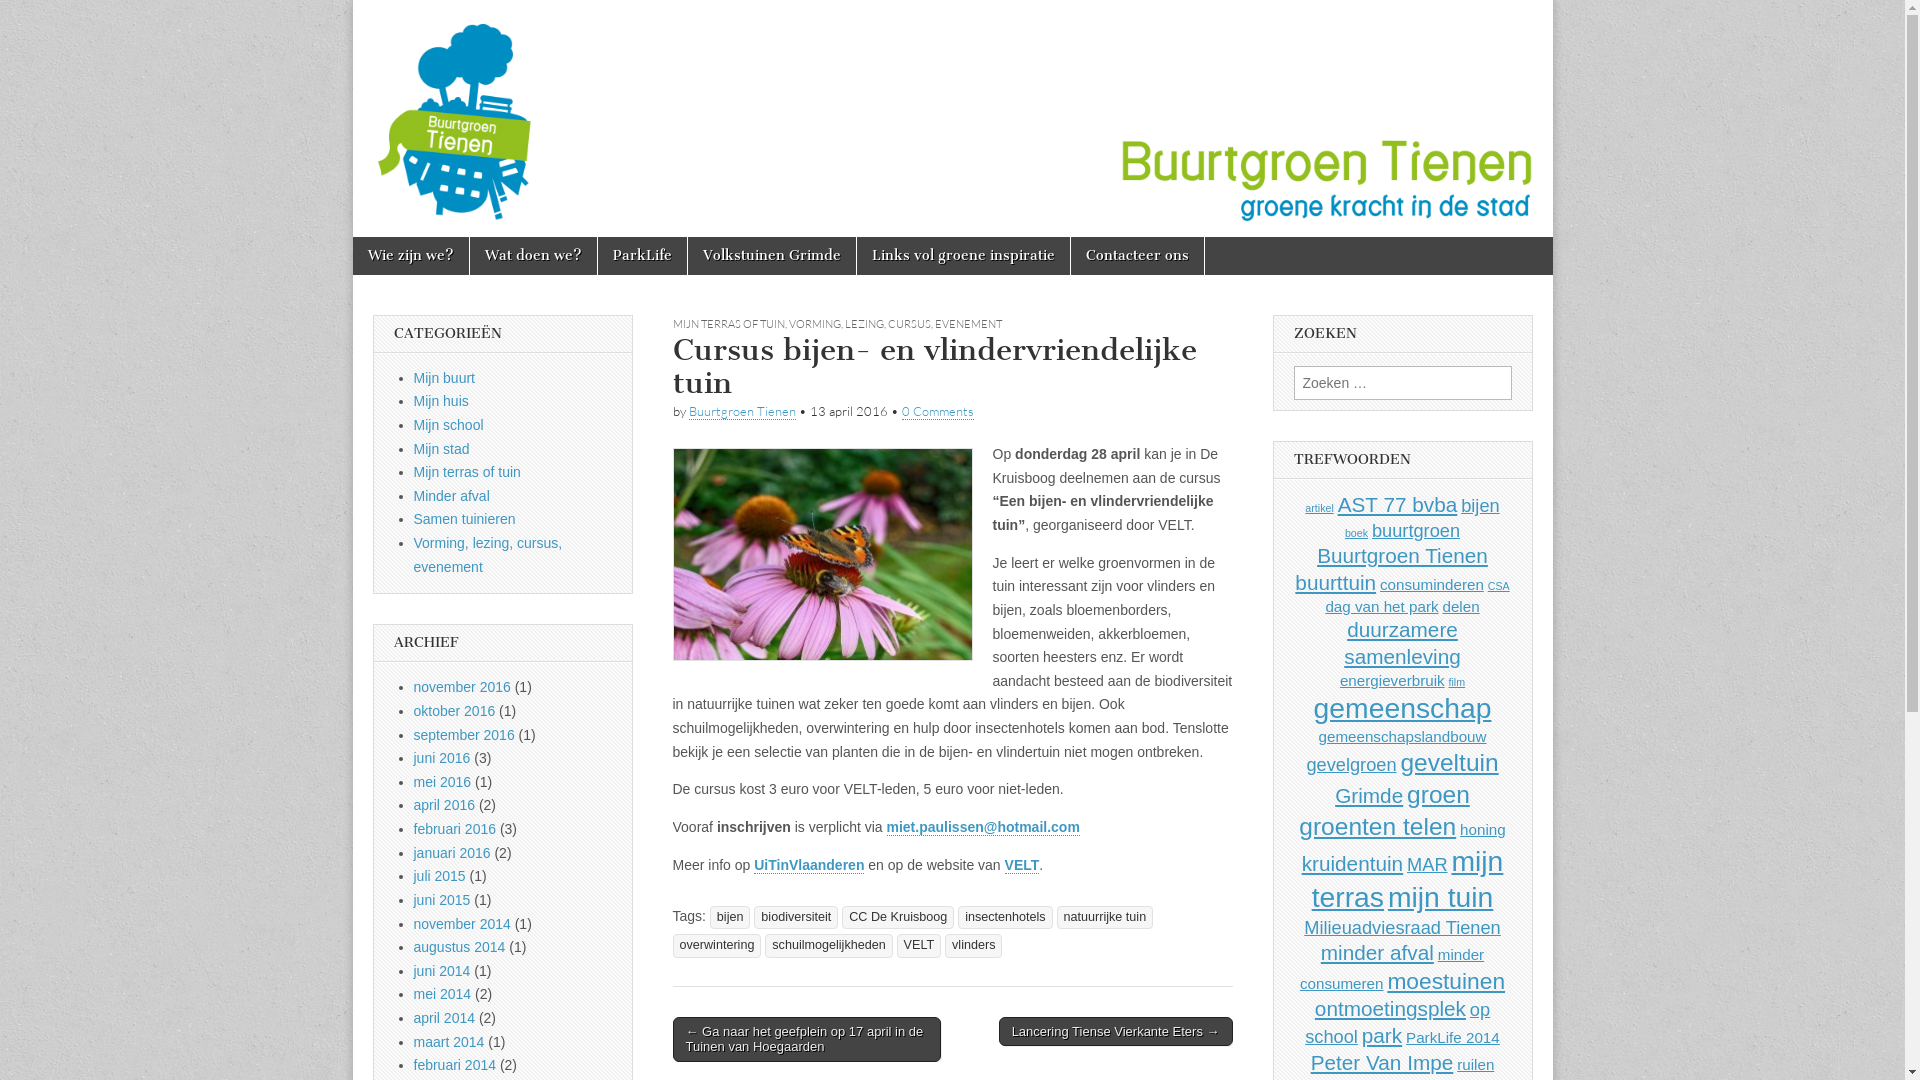 The height and width of the screenshot is (1080, 1920). Describe the element at coordinates (1456, 681) in the screenshot. I see `'film'` at that location.